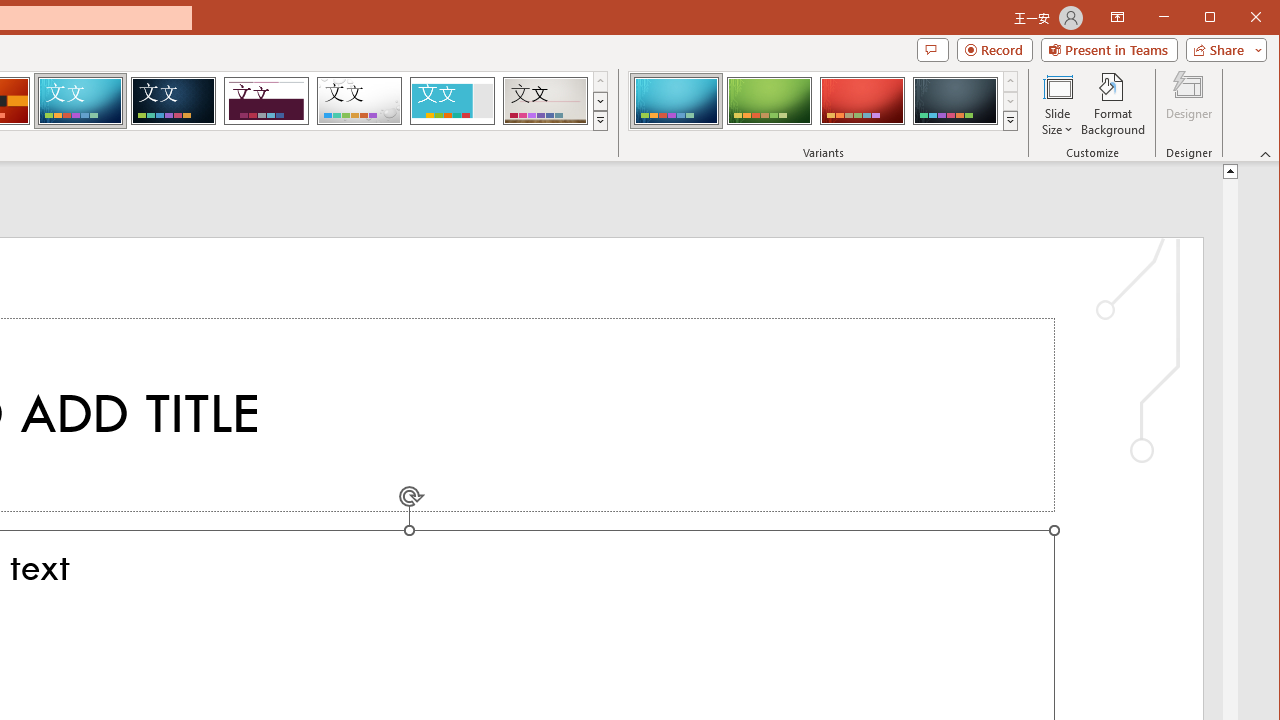 This screenshot has height=720, width=1280. I want to click on 'Circuit Variant 2', so click(768, 100).